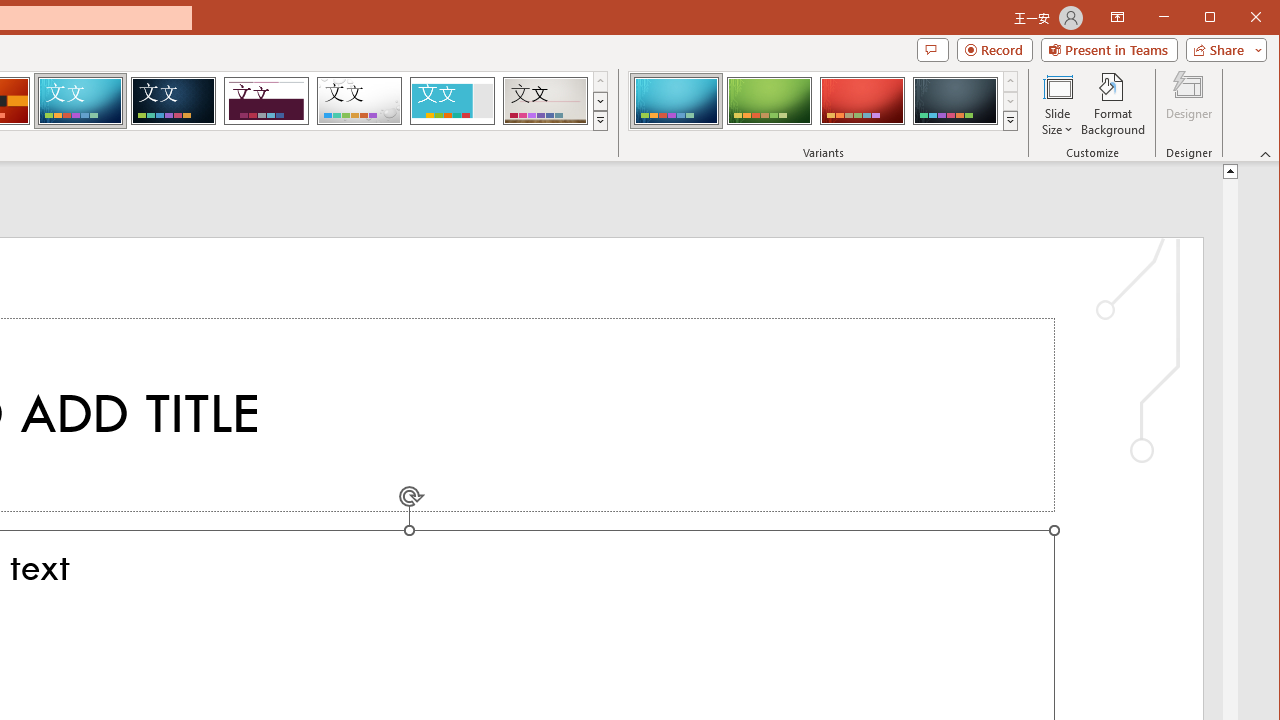 This screenshot has height=720, width=1280. I want to click on 'Circuit Variant 2', so click(768, 100).